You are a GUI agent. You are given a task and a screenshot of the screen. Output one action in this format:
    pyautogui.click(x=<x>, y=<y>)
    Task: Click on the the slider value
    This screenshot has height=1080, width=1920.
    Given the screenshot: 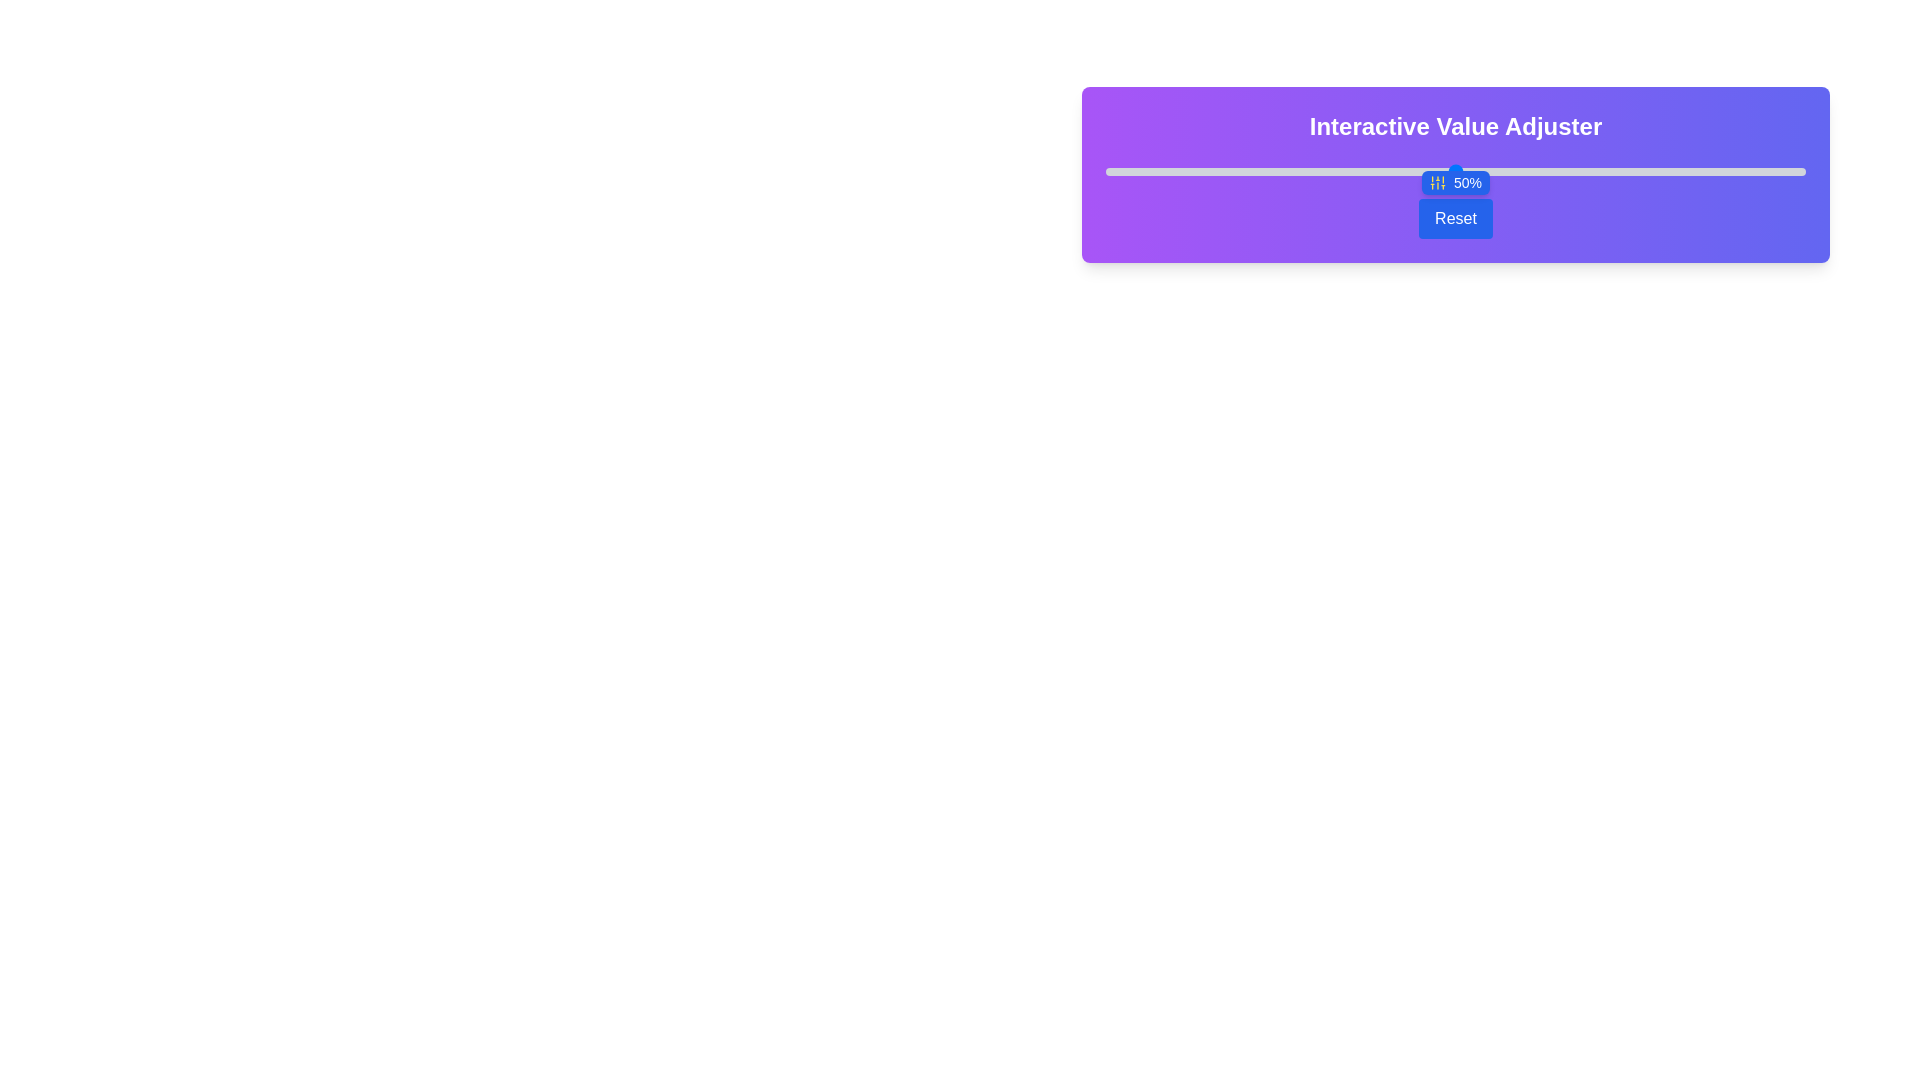 What is the action you would take?
    pyautogui.click(x=1512, y=171)
    